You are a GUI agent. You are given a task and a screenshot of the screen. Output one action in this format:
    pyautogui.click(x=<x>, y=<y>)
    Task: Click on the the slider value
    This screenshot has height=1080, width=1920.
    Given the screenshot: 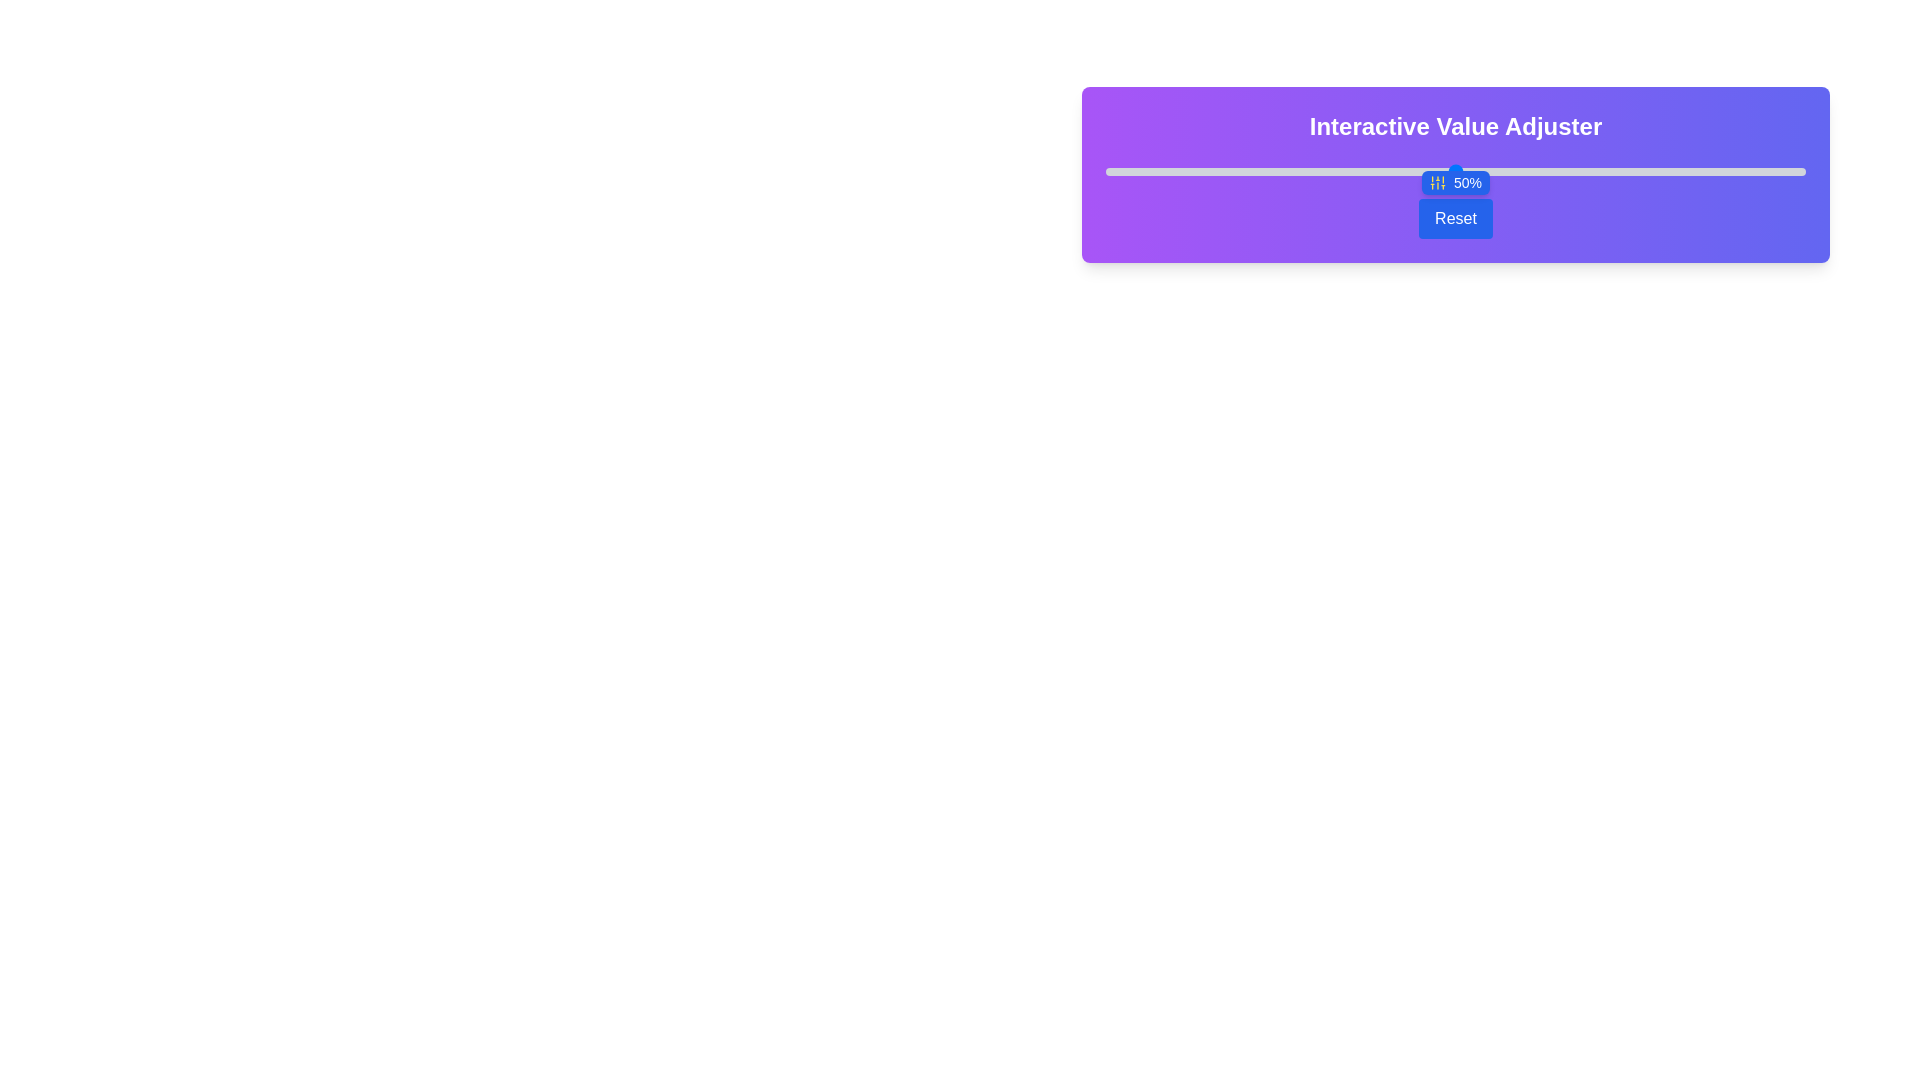 What is the action you would take?
    pyautogui.click(x=1512, y=171)
    